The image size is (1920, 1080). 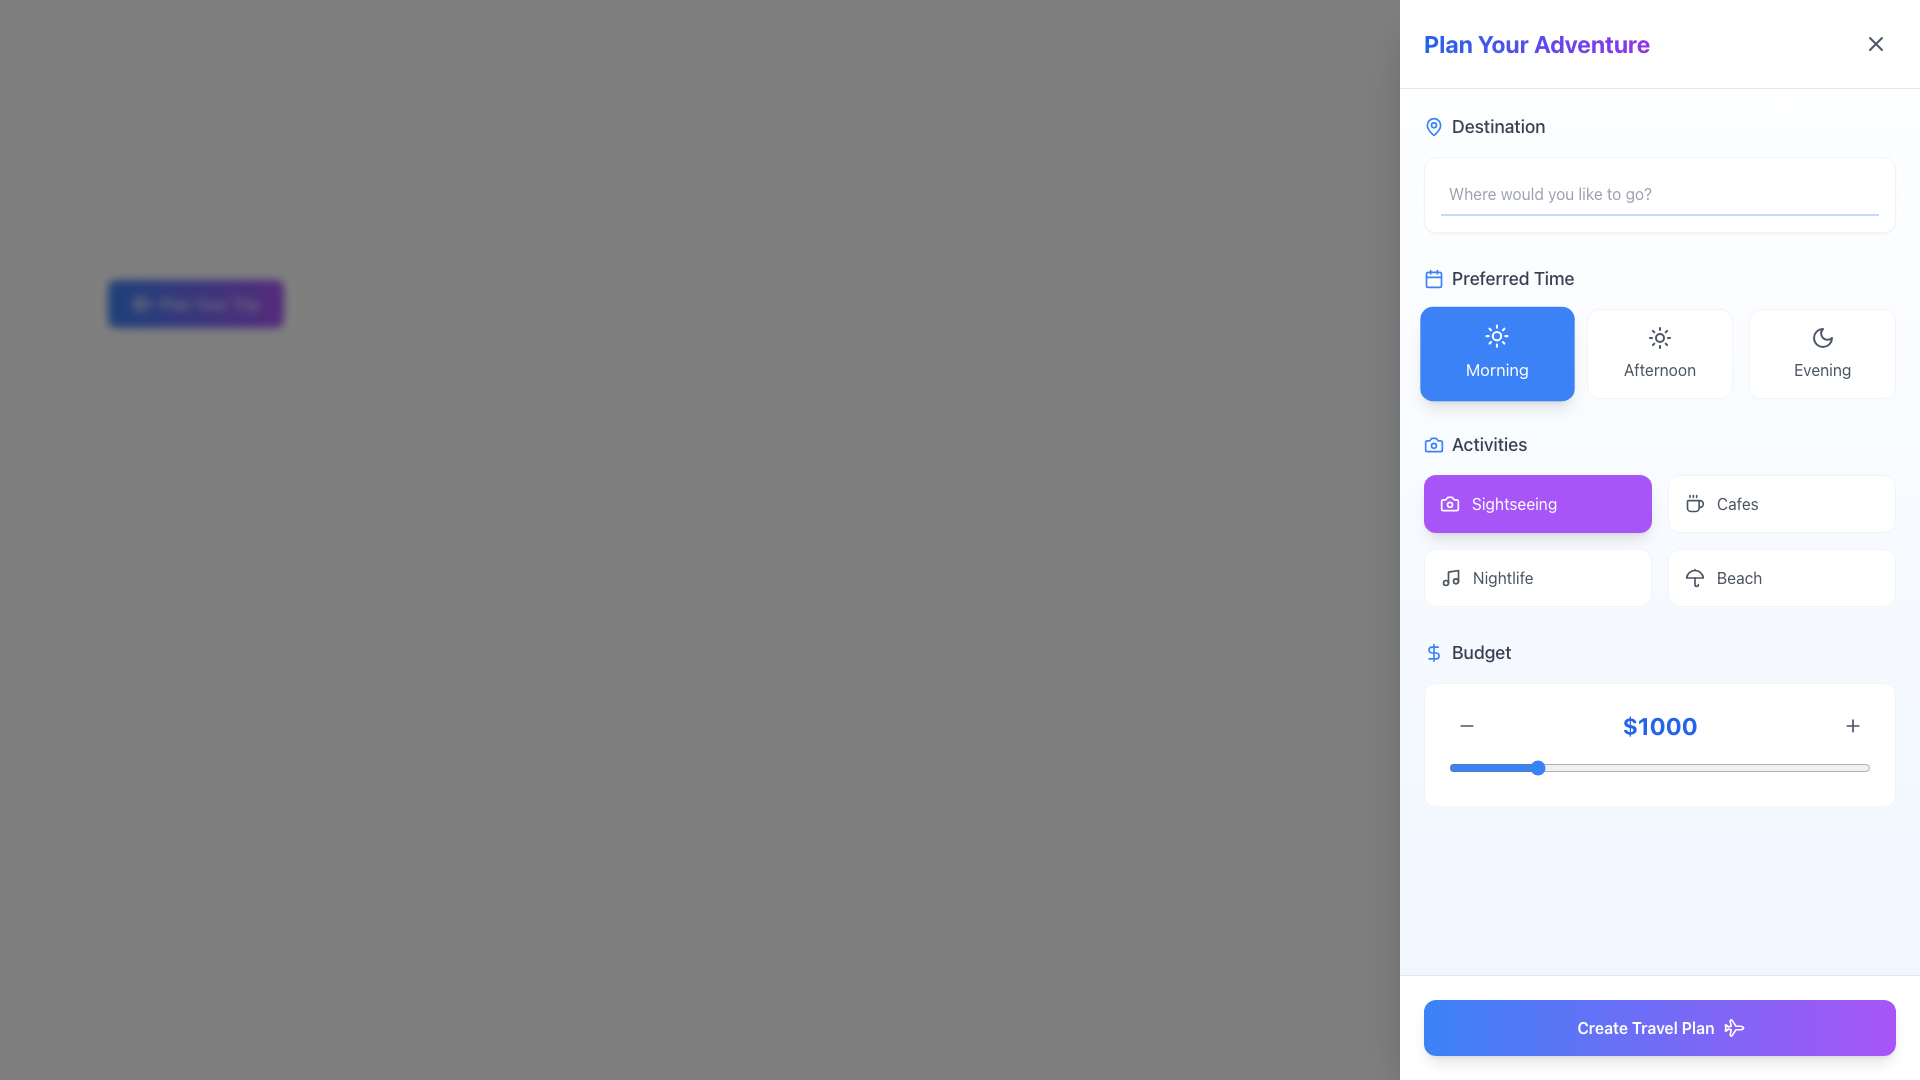 I want to click on the budget value, so click(x=1861, y=766).